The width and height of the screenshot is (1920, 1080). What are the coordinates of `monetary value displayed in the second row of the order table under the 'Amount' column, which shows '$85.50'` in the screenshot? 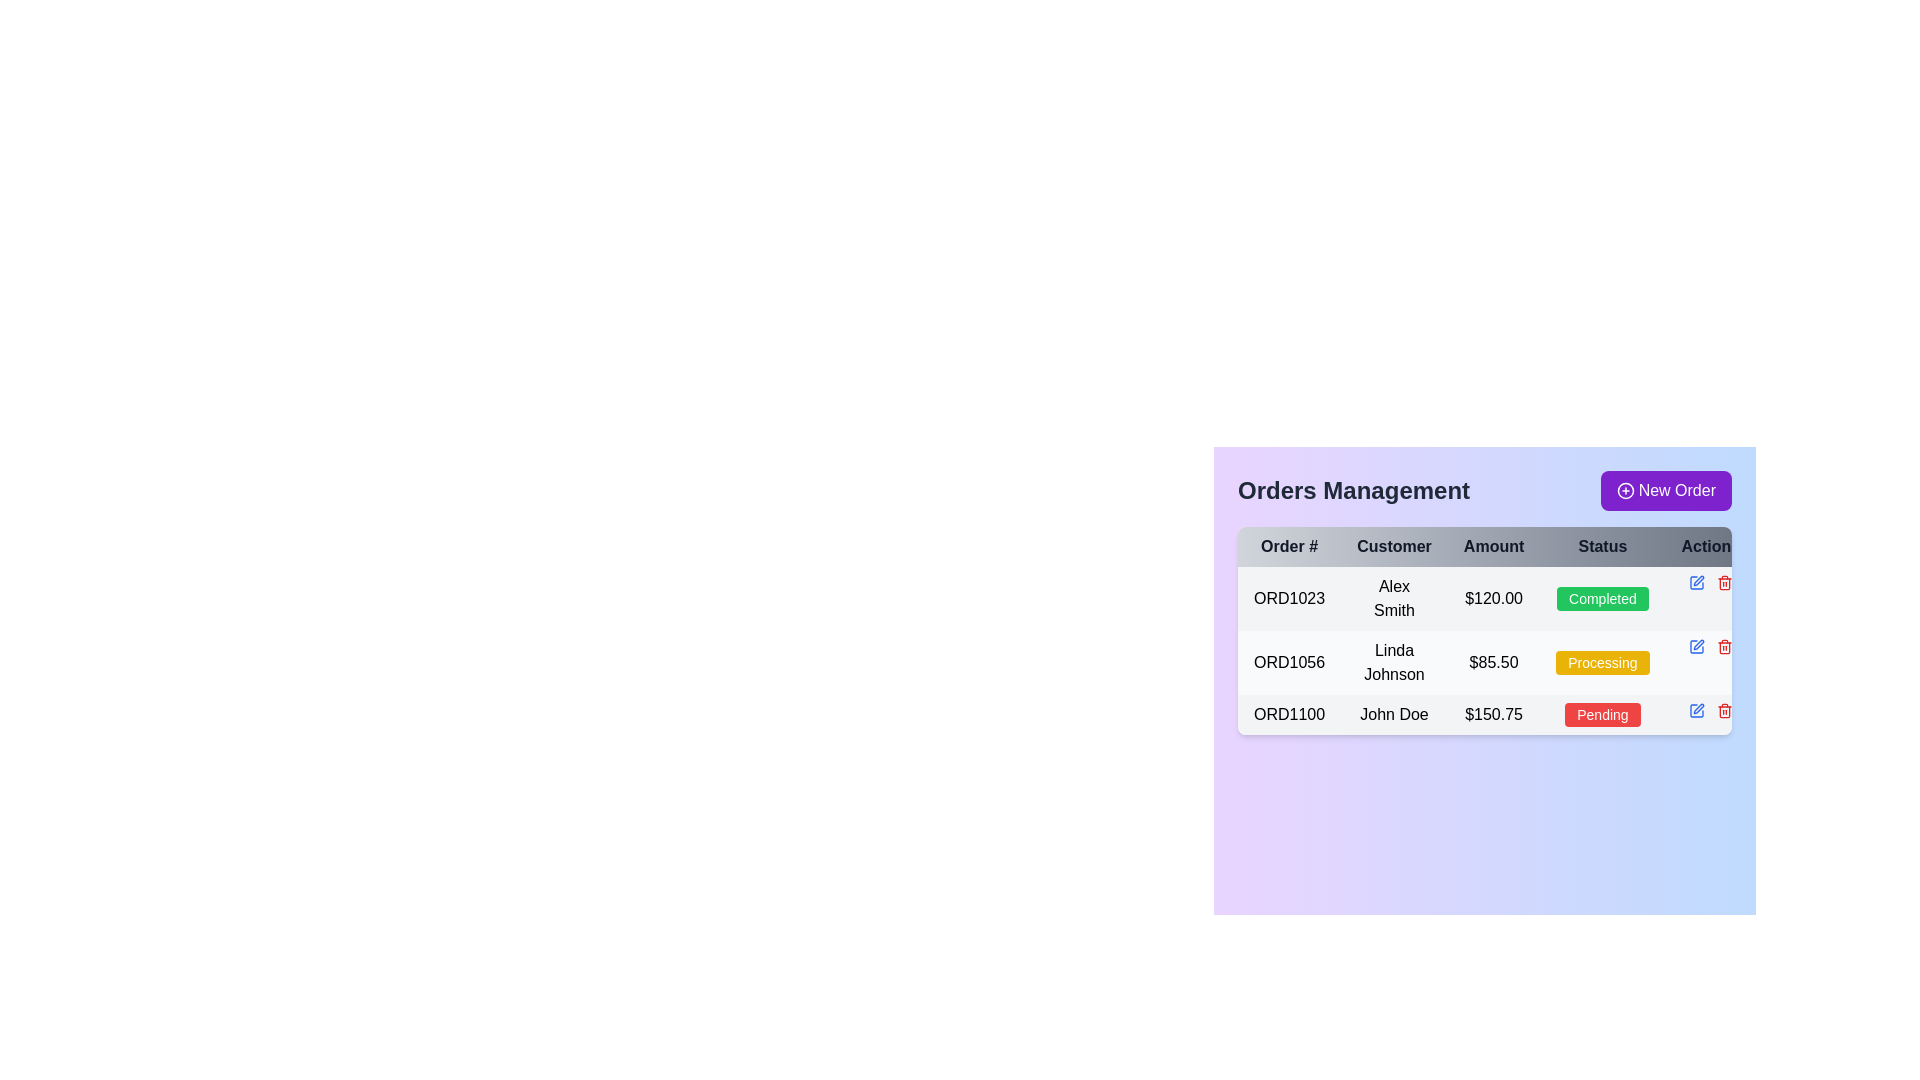 It's located at (1497, 651).